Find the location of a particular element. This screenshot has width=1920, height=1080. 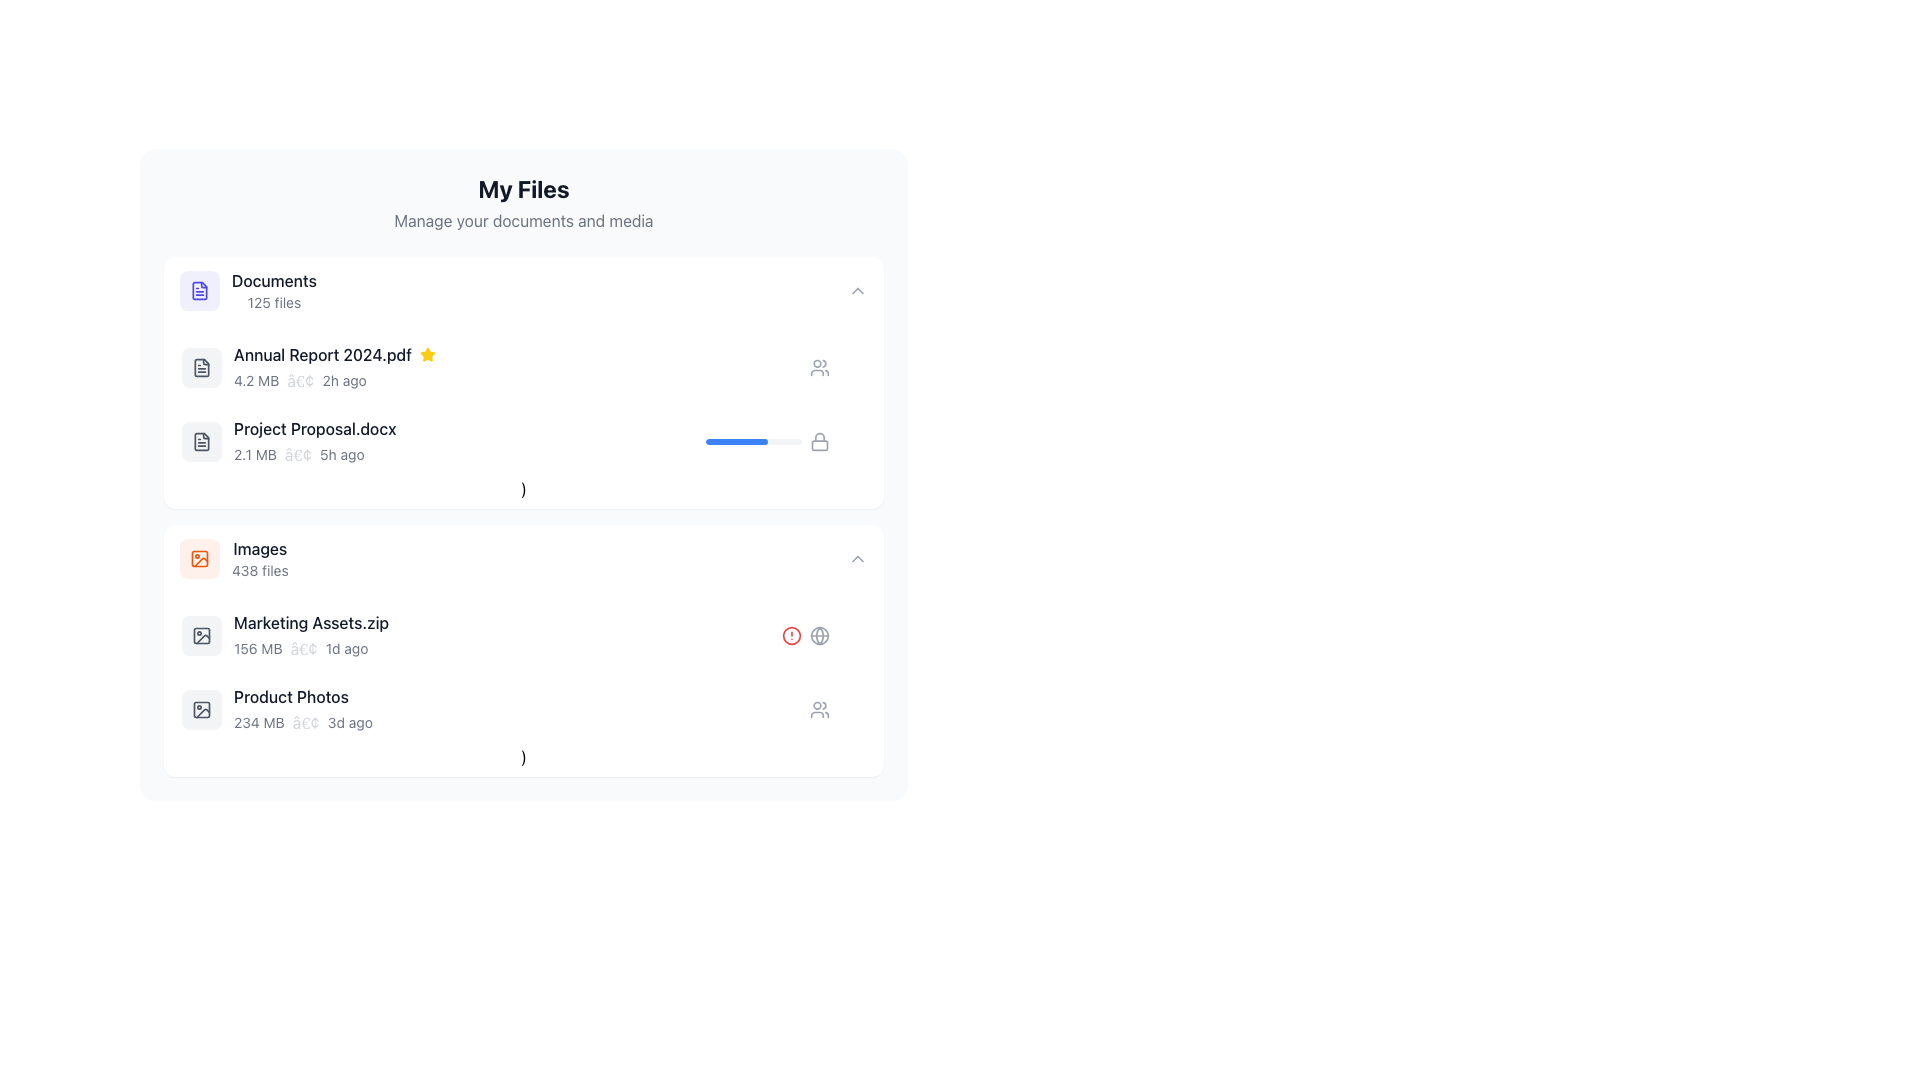

static text component that displays 'Manage your documents and media', which is located directly beneath the header 'My Files' is located at coordinates (523, 220).